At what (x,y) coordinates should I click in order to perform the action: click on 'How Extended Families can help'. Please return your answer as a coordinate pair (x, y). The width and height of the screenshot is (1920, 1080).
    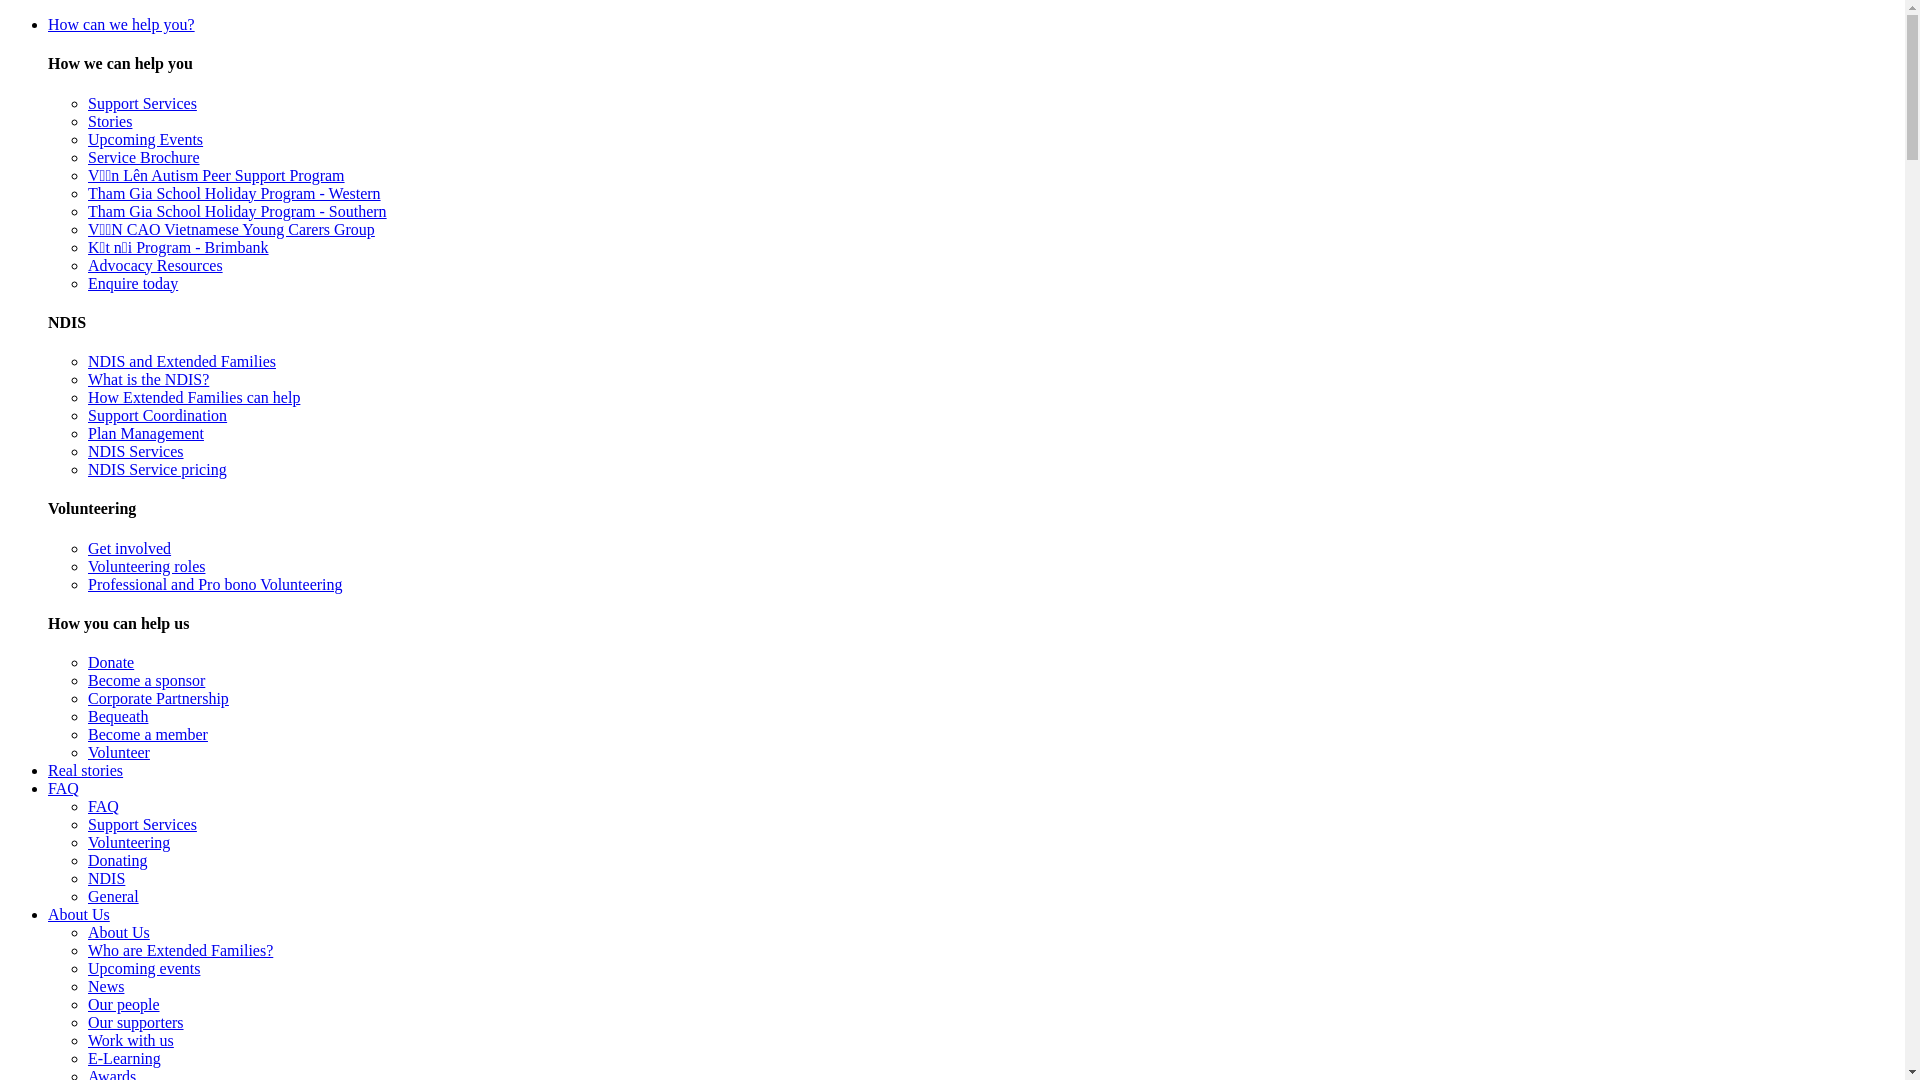
    Looking at the image, I should click on (193, 397).